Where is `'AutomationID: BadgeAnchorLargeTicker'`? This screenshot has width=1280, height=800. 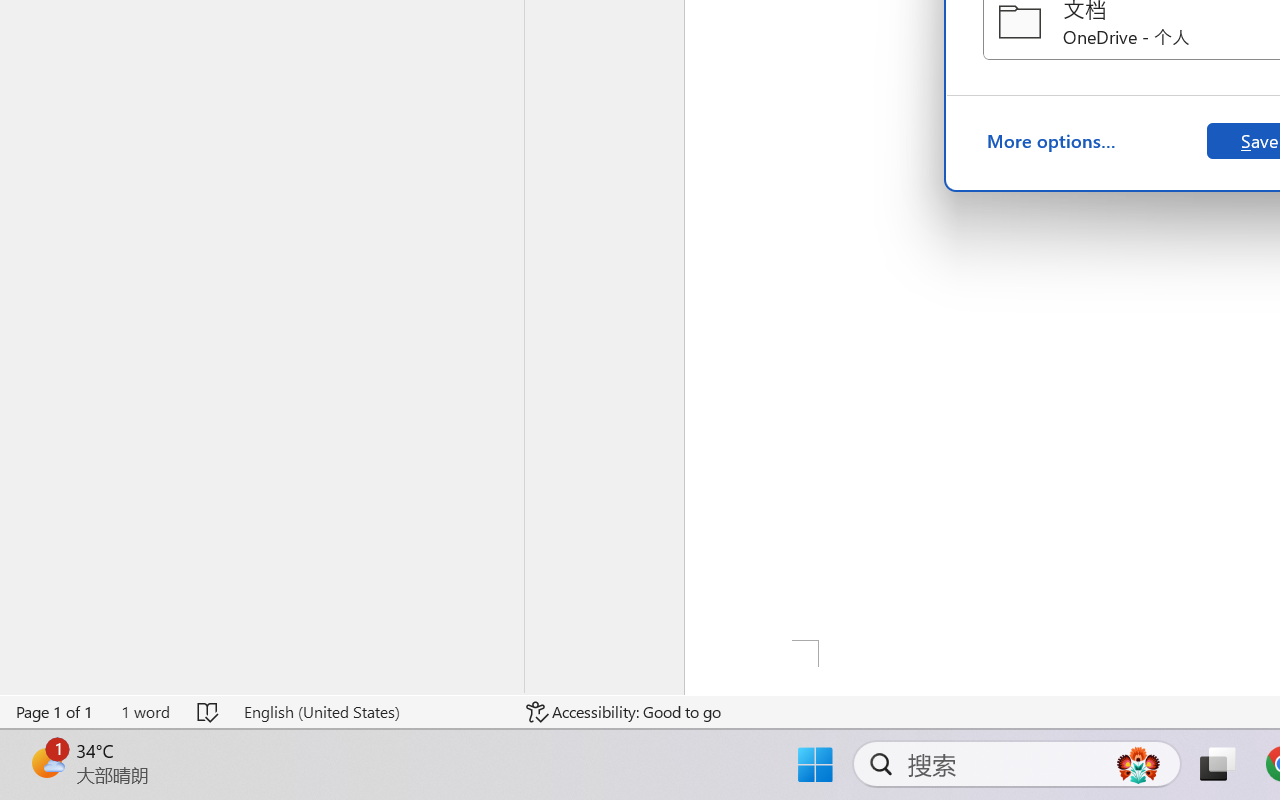
'AutomationID: BadgeAnchorLargeTicker' is located at coordinates (46, 762).